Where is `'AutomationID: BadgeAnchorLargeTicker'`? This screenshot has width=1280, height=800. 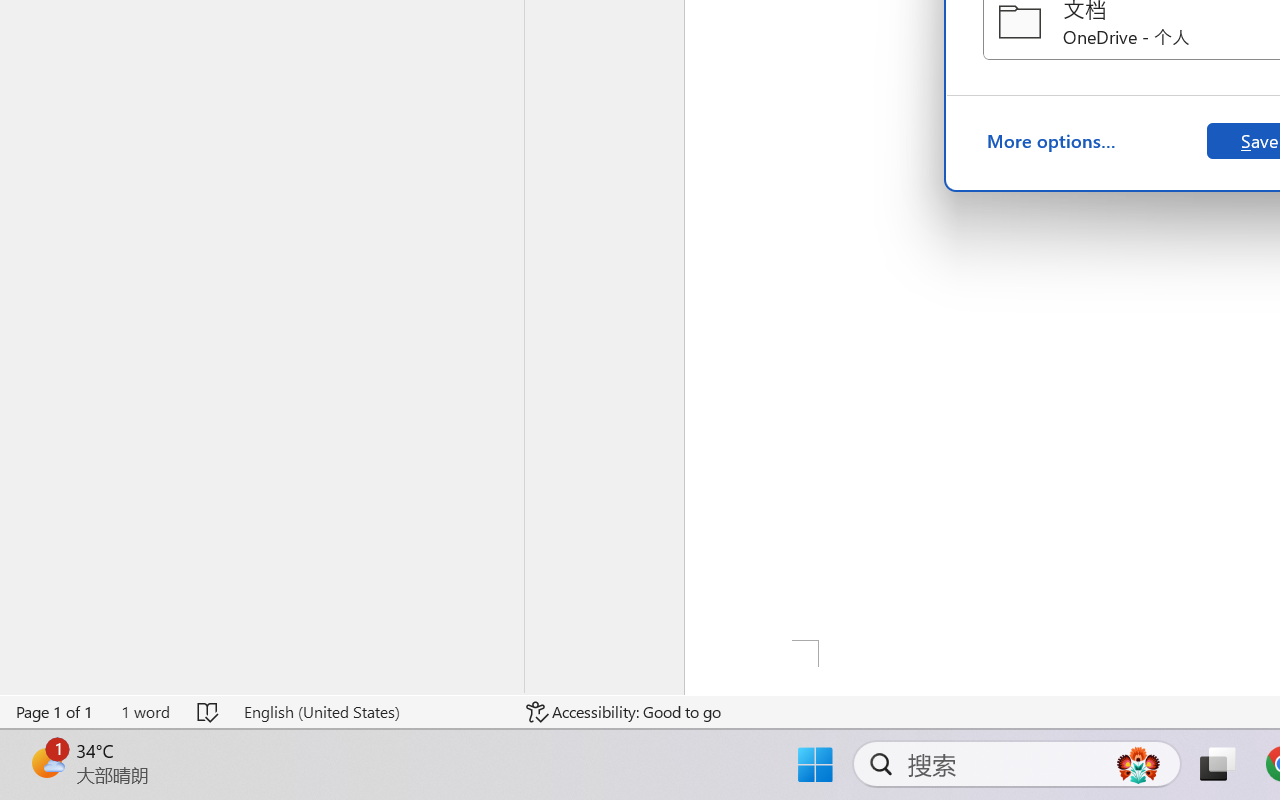
'AutomationID: BadgeAnchorLargeTicker' is located at coordinates (46, 762).